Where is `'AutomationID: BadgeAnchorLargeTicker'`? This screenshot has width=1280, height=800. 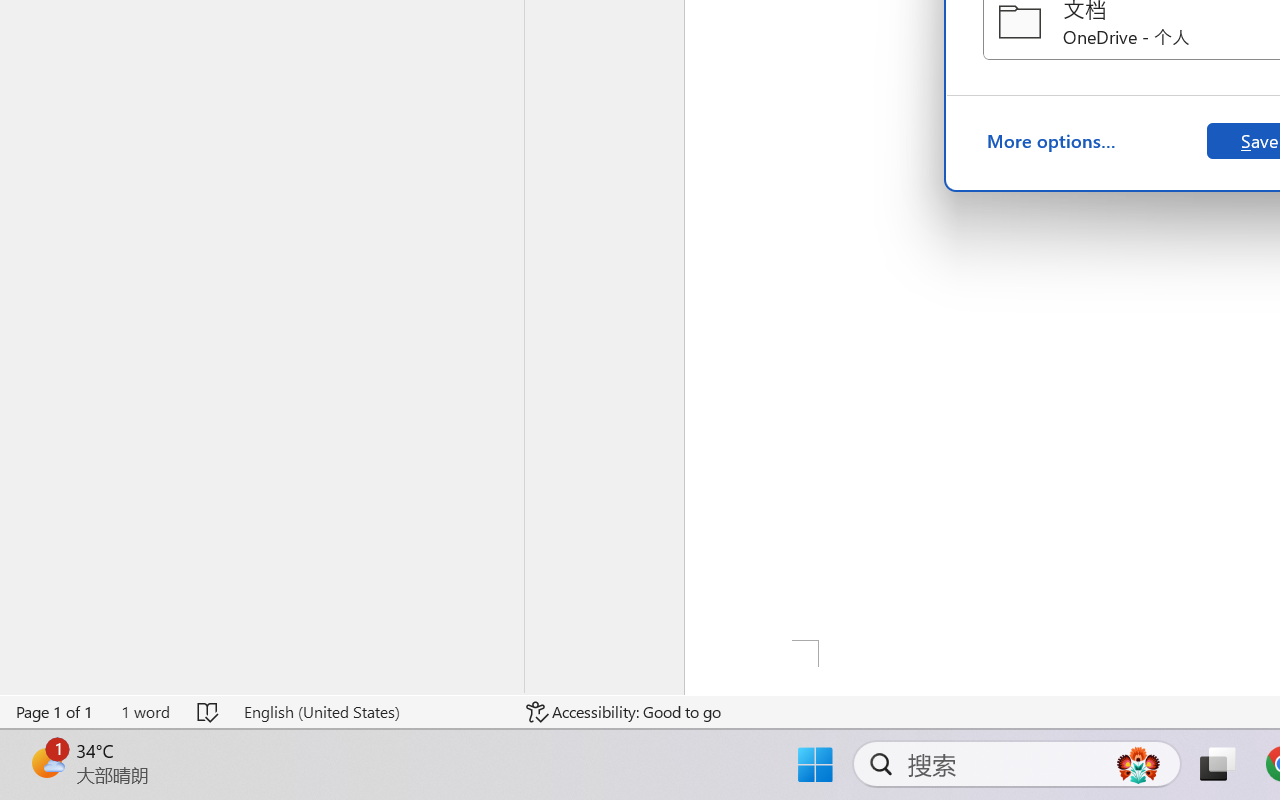
'AutomationID: BadgeAnchorLargeTicker' is located at coordinates (46, 762).